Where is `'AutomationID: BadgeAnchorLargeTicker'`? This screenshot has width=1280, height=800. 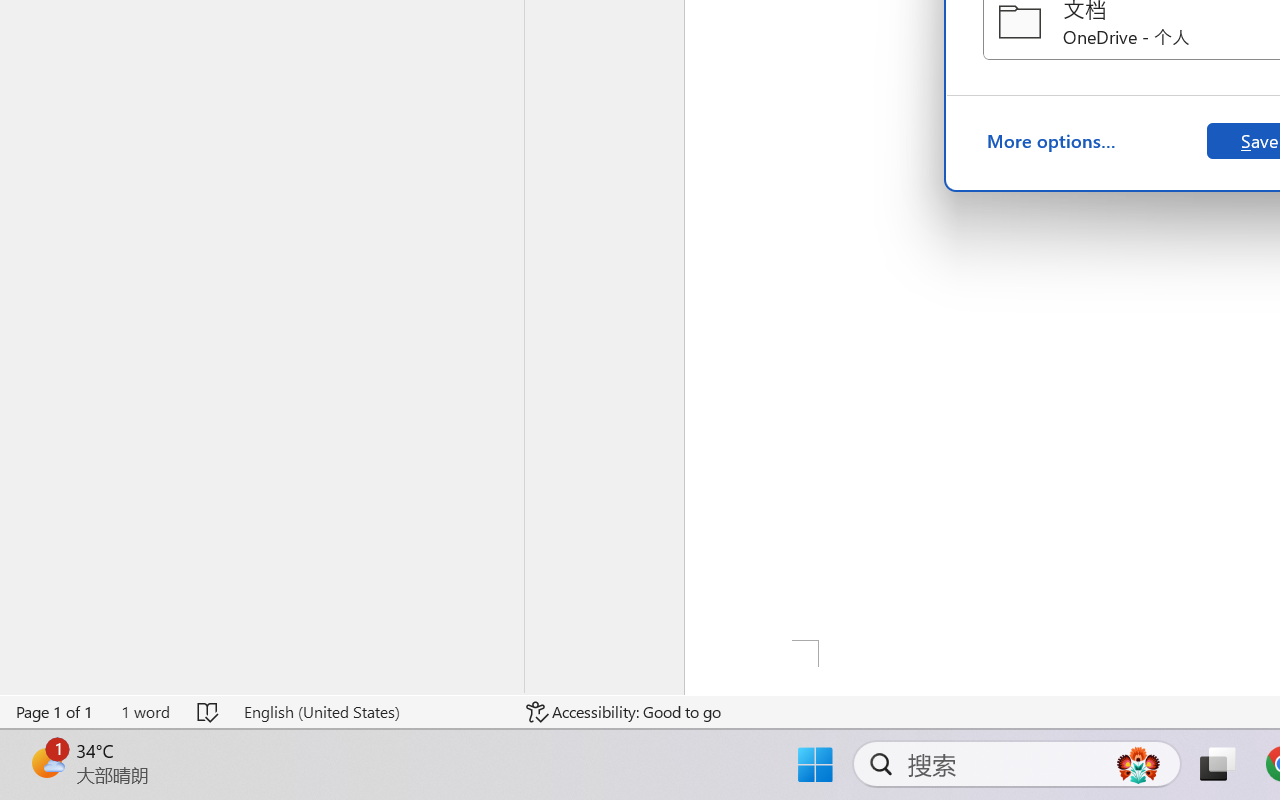
'AutomationID: BadgeAnchorLargeTicker' is located at coordinates (46, 762).